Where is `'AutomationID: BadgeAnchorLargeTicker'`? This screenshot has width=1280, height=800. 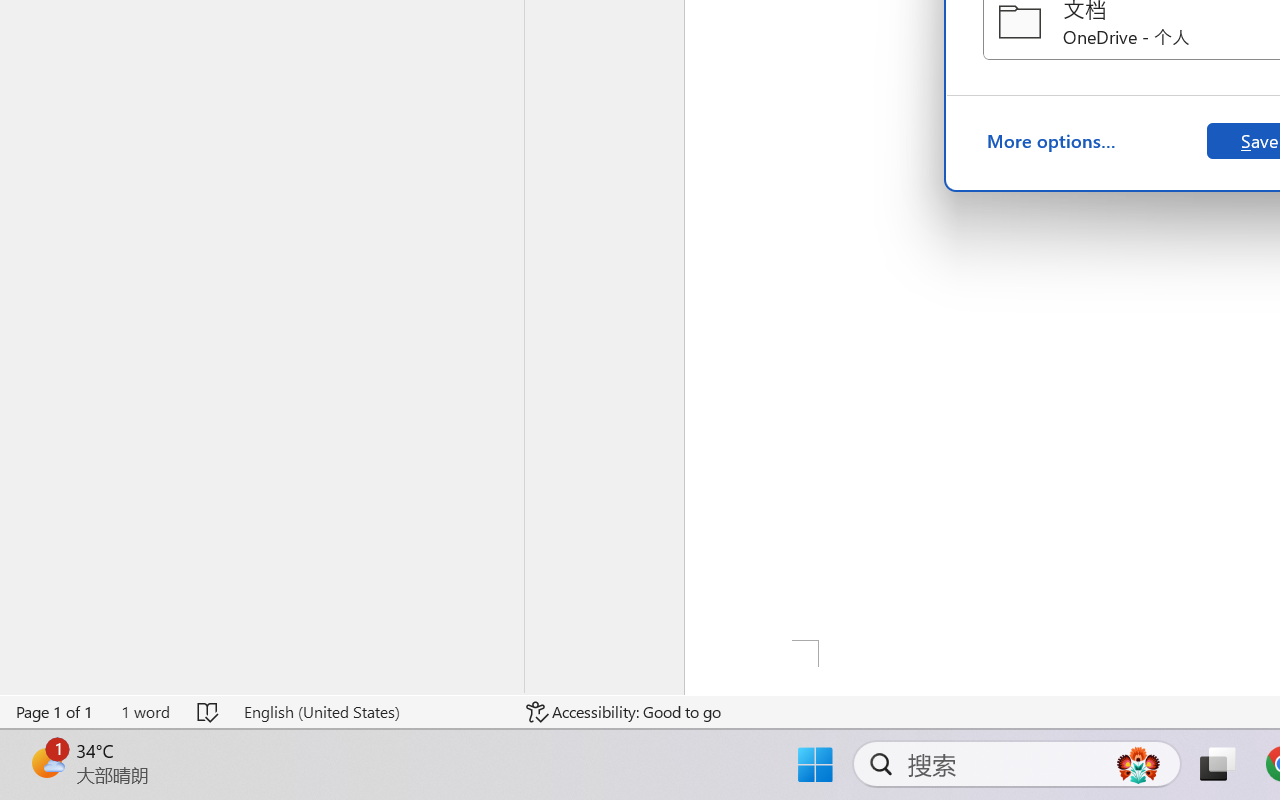
'AutomationID: BadgeAnchorLargeTicker' is located at coordinates (46, 762).